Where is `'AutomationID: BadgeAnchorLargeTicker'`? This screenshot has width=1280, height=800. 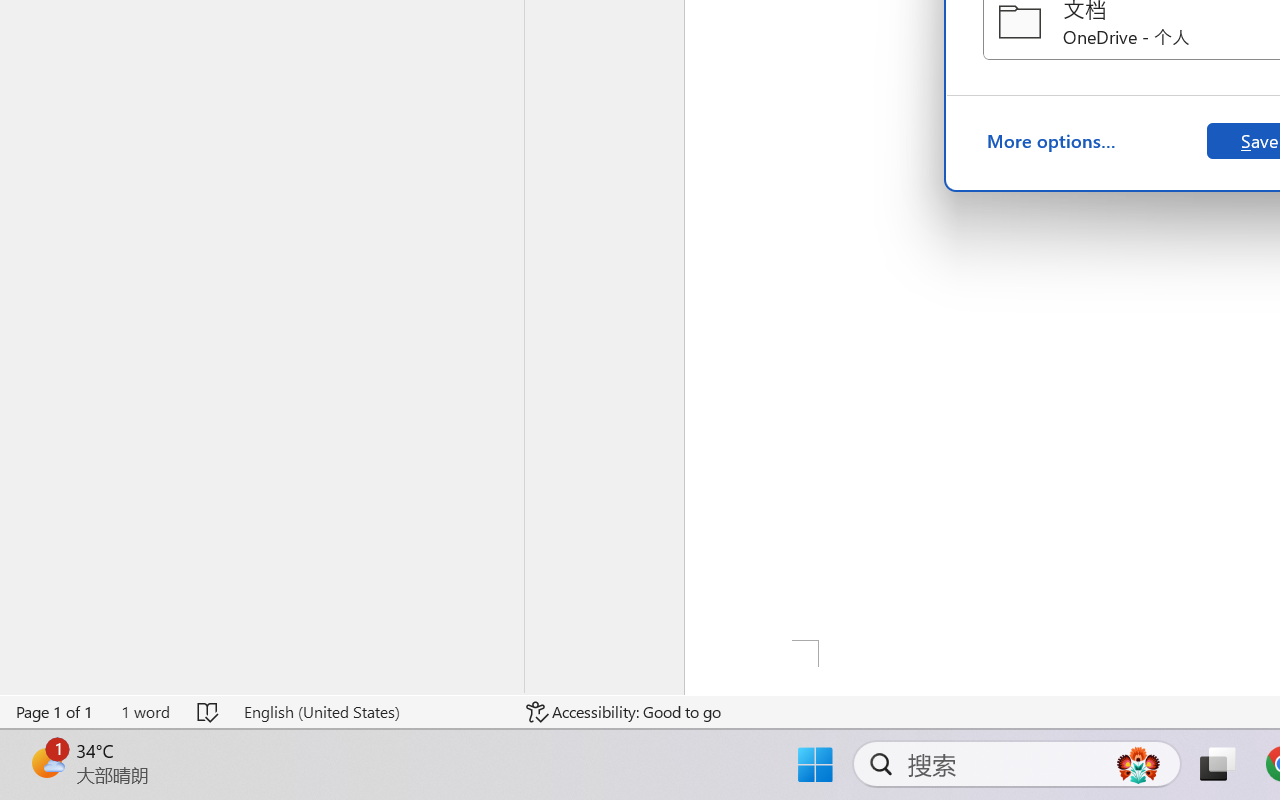
'AutomationID: BadgeAnchorLargeTicker' is located at coordinates (46, 762).